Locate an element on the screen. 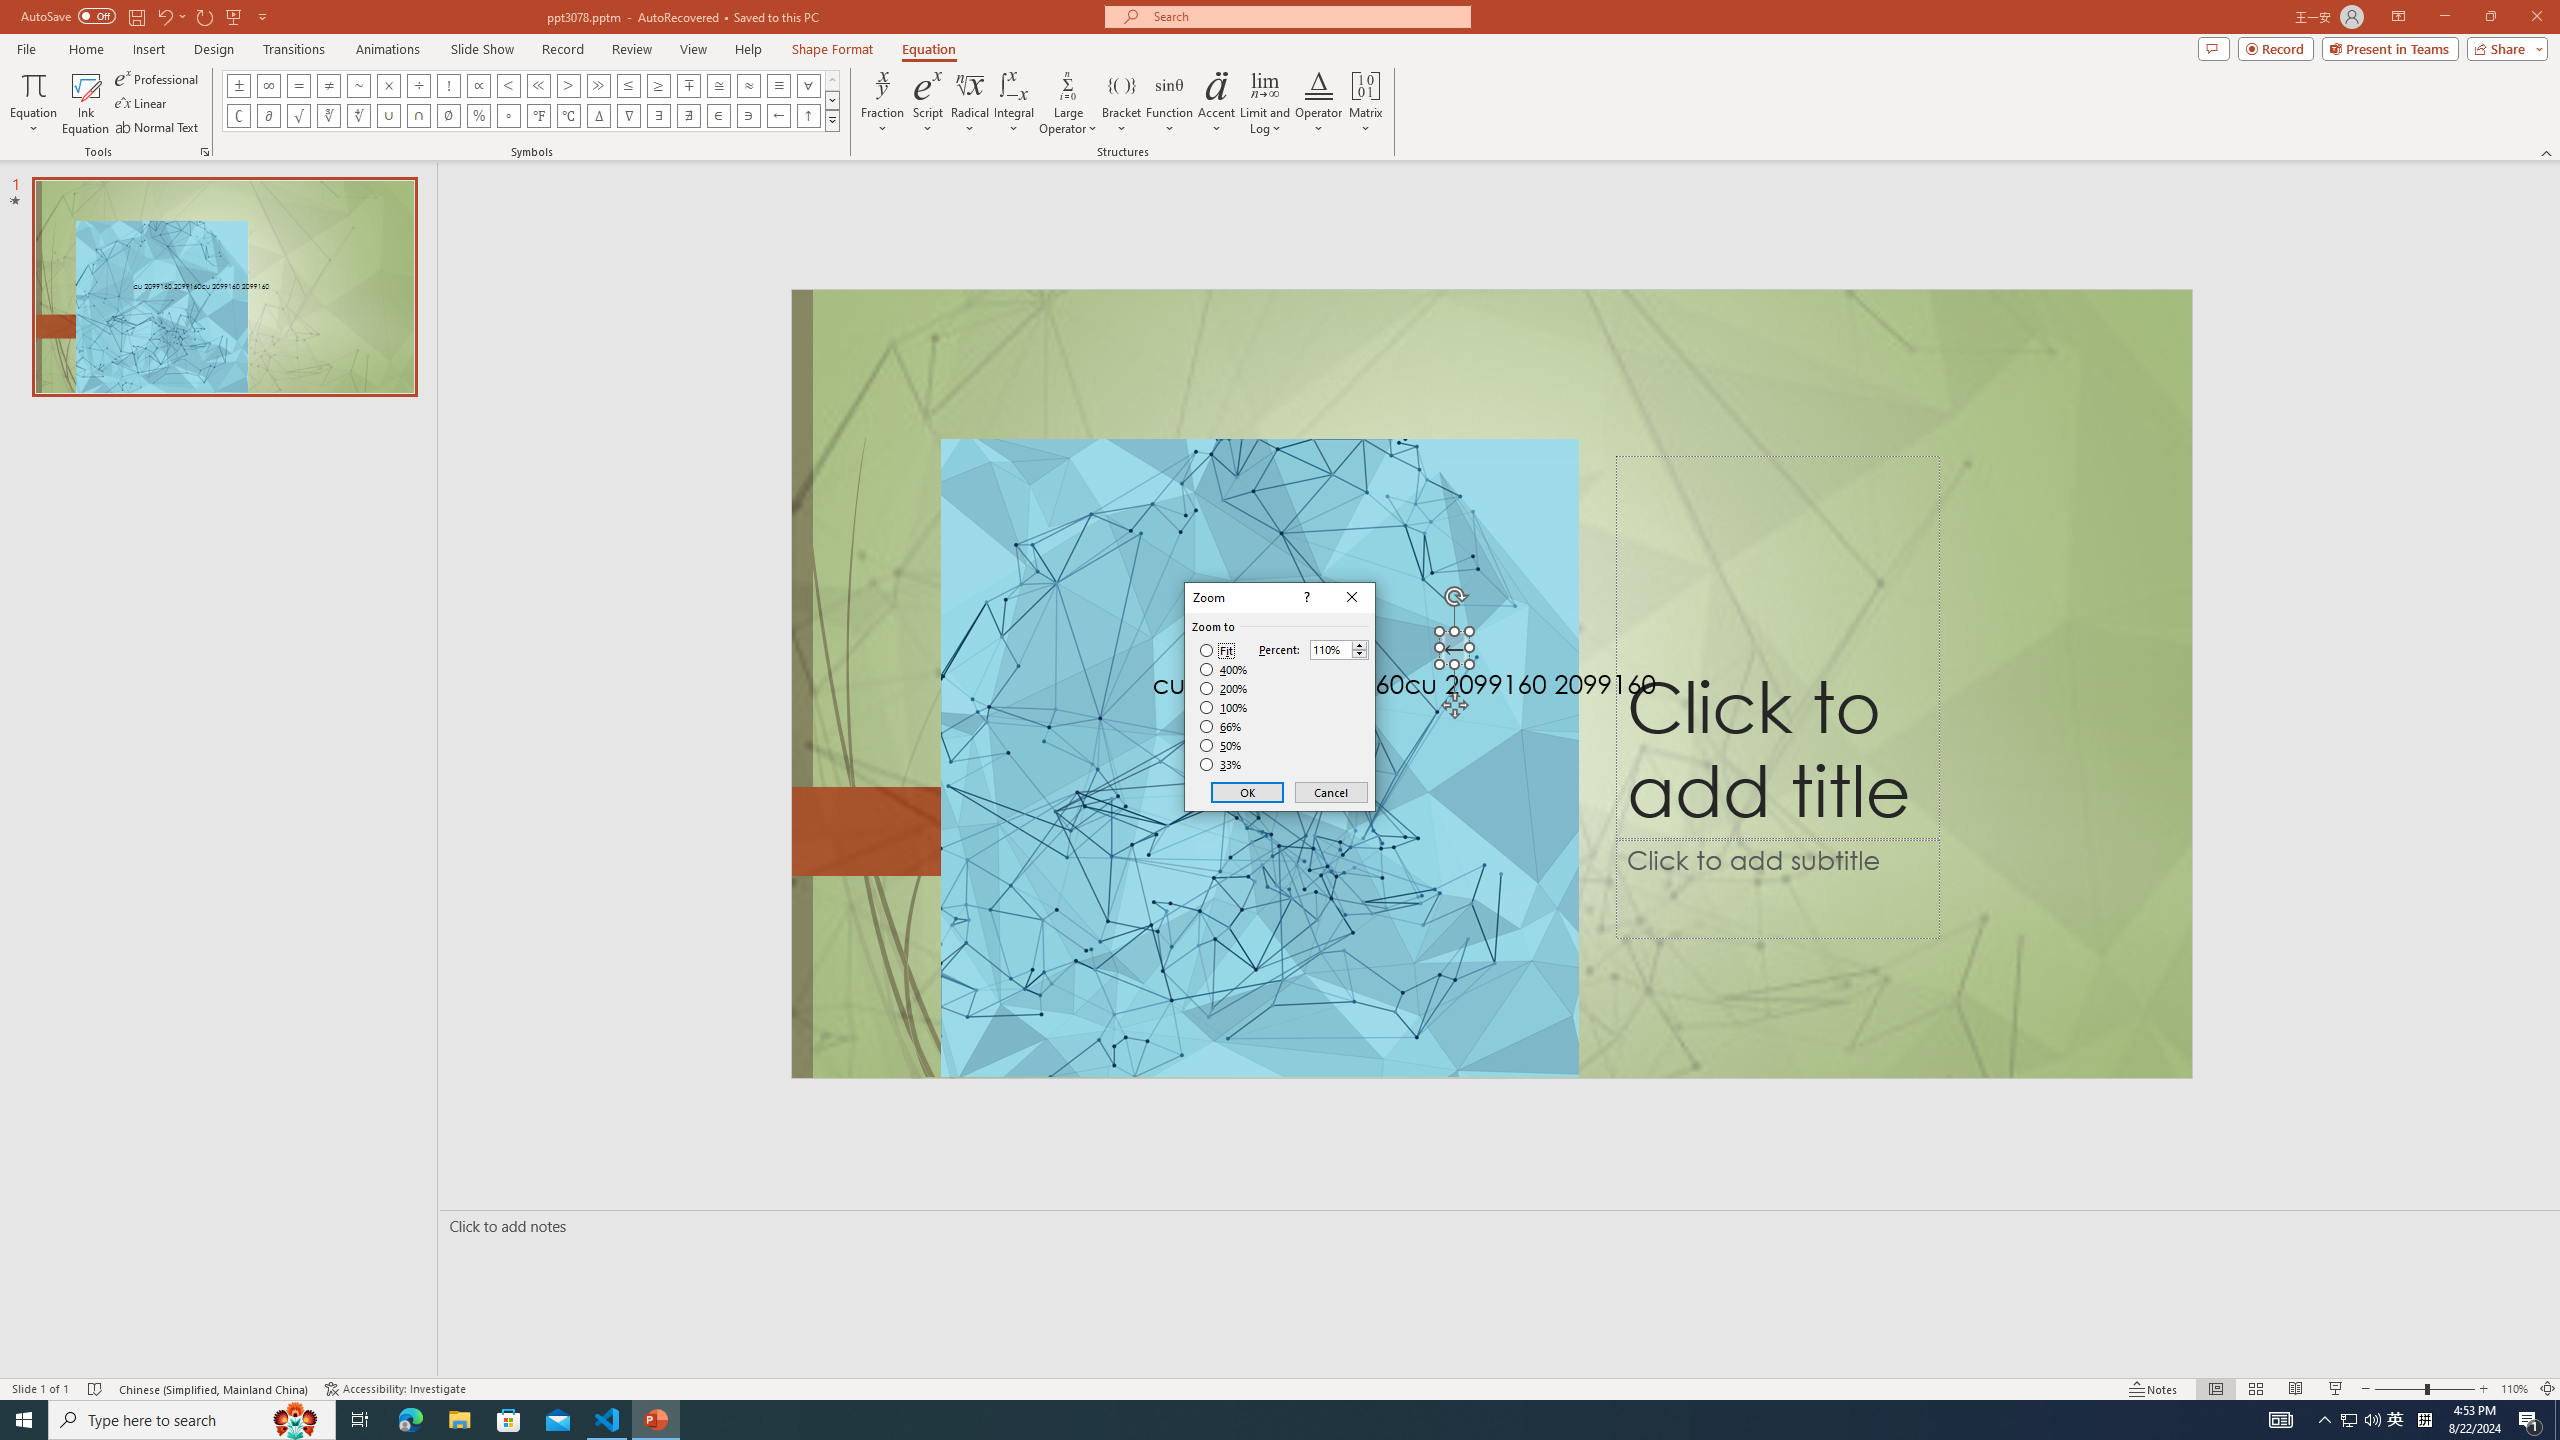 The image size is (2560, 1440). 'Equation Symbol Percentage' is located at coordinates (477, 114).